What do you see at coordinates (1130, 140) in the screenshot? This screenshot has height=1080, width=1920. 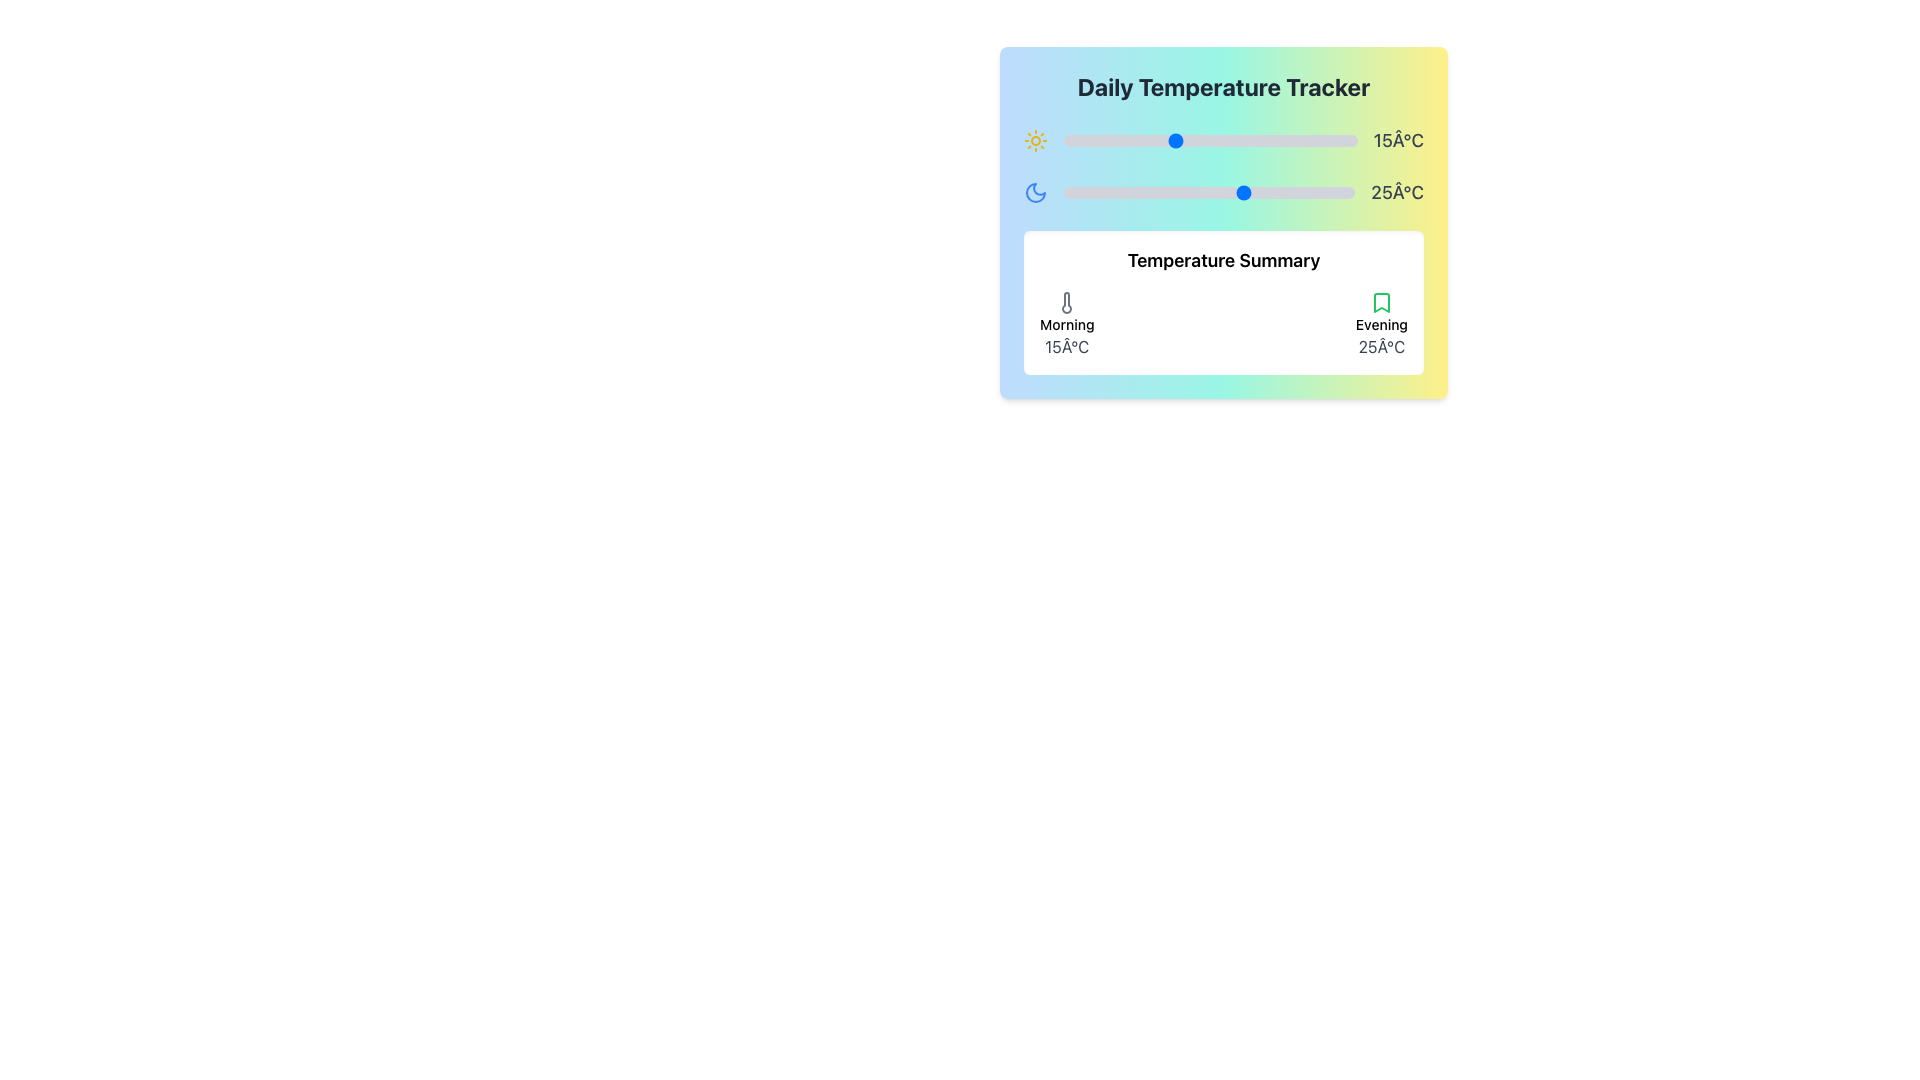 I see `the temperature slider` at bounding box center [1130, 140].